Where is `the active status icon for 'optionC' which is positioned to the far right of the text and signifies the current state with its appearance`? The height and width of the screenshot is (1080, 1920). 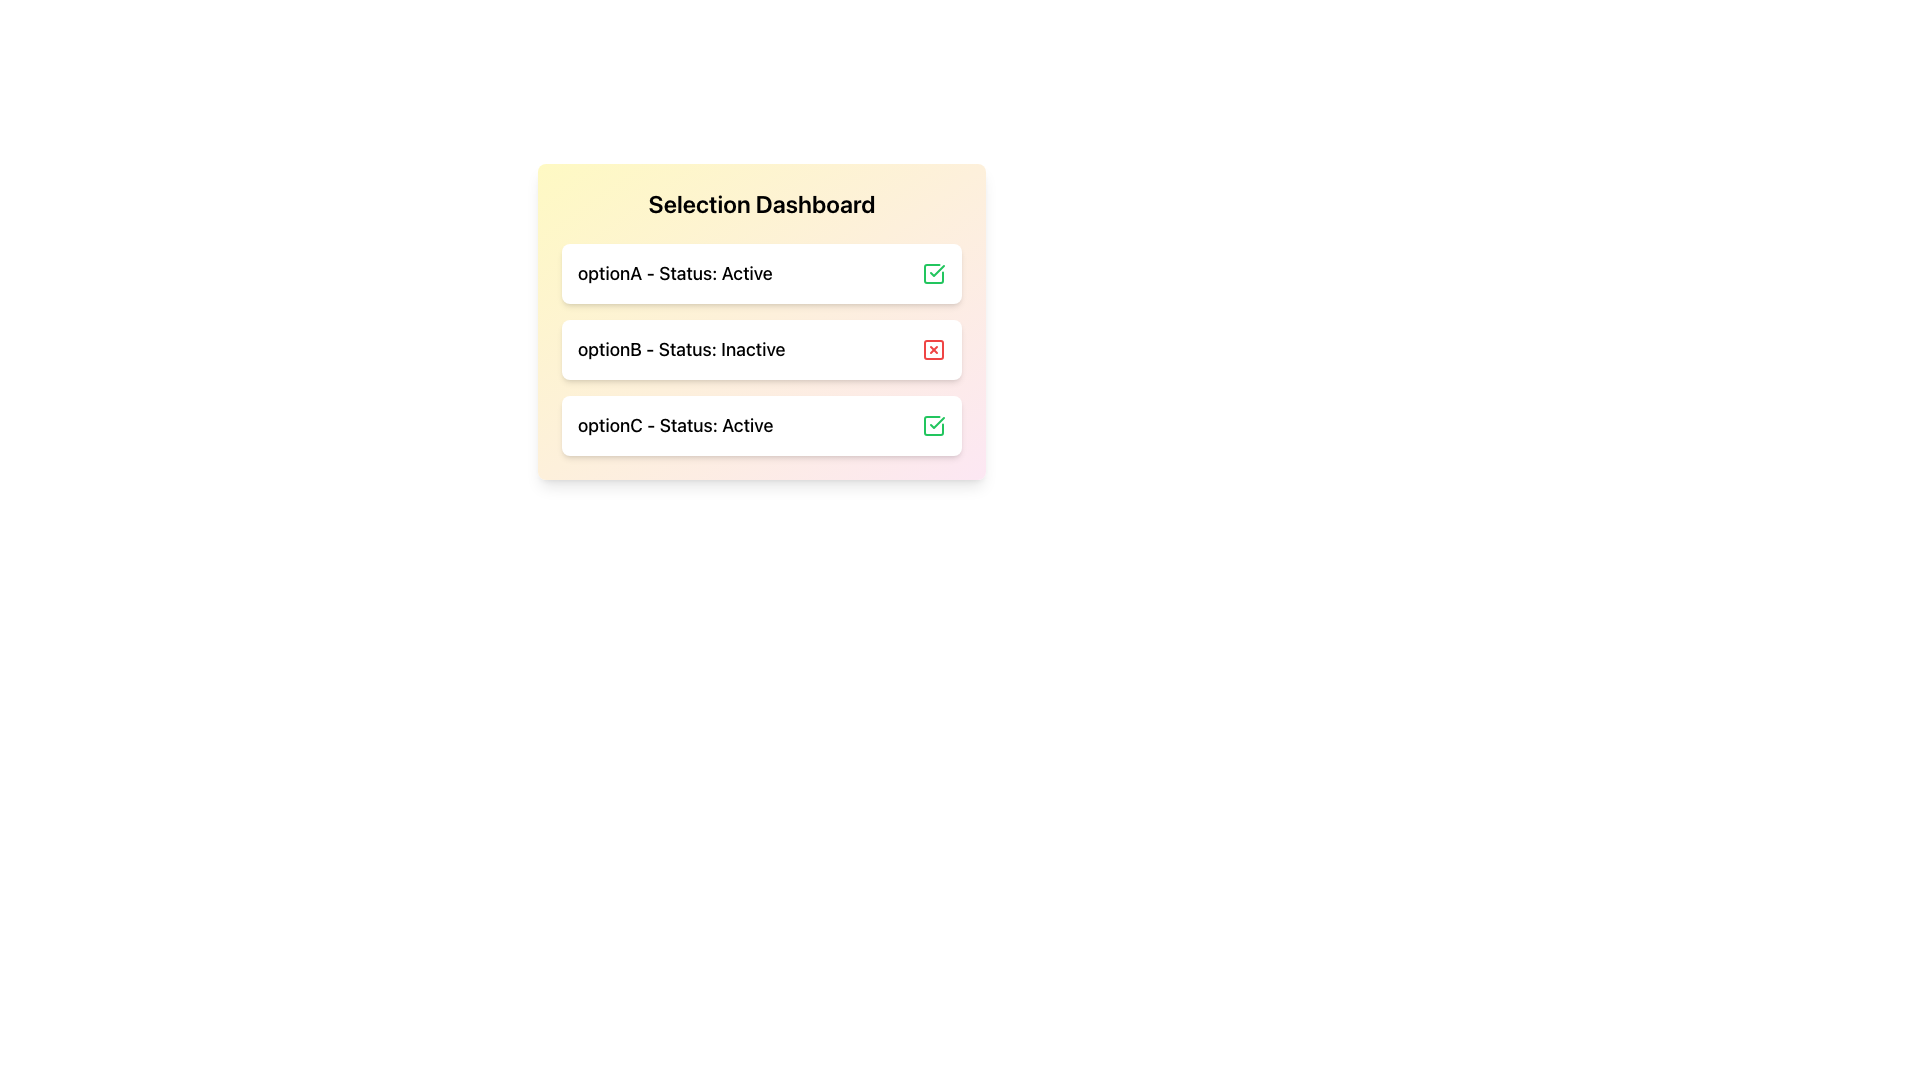 the active status icon for 'optionC' which is positioned to the far right of the text and signifies the current state with its appearance is located at coordinates (933, 424).